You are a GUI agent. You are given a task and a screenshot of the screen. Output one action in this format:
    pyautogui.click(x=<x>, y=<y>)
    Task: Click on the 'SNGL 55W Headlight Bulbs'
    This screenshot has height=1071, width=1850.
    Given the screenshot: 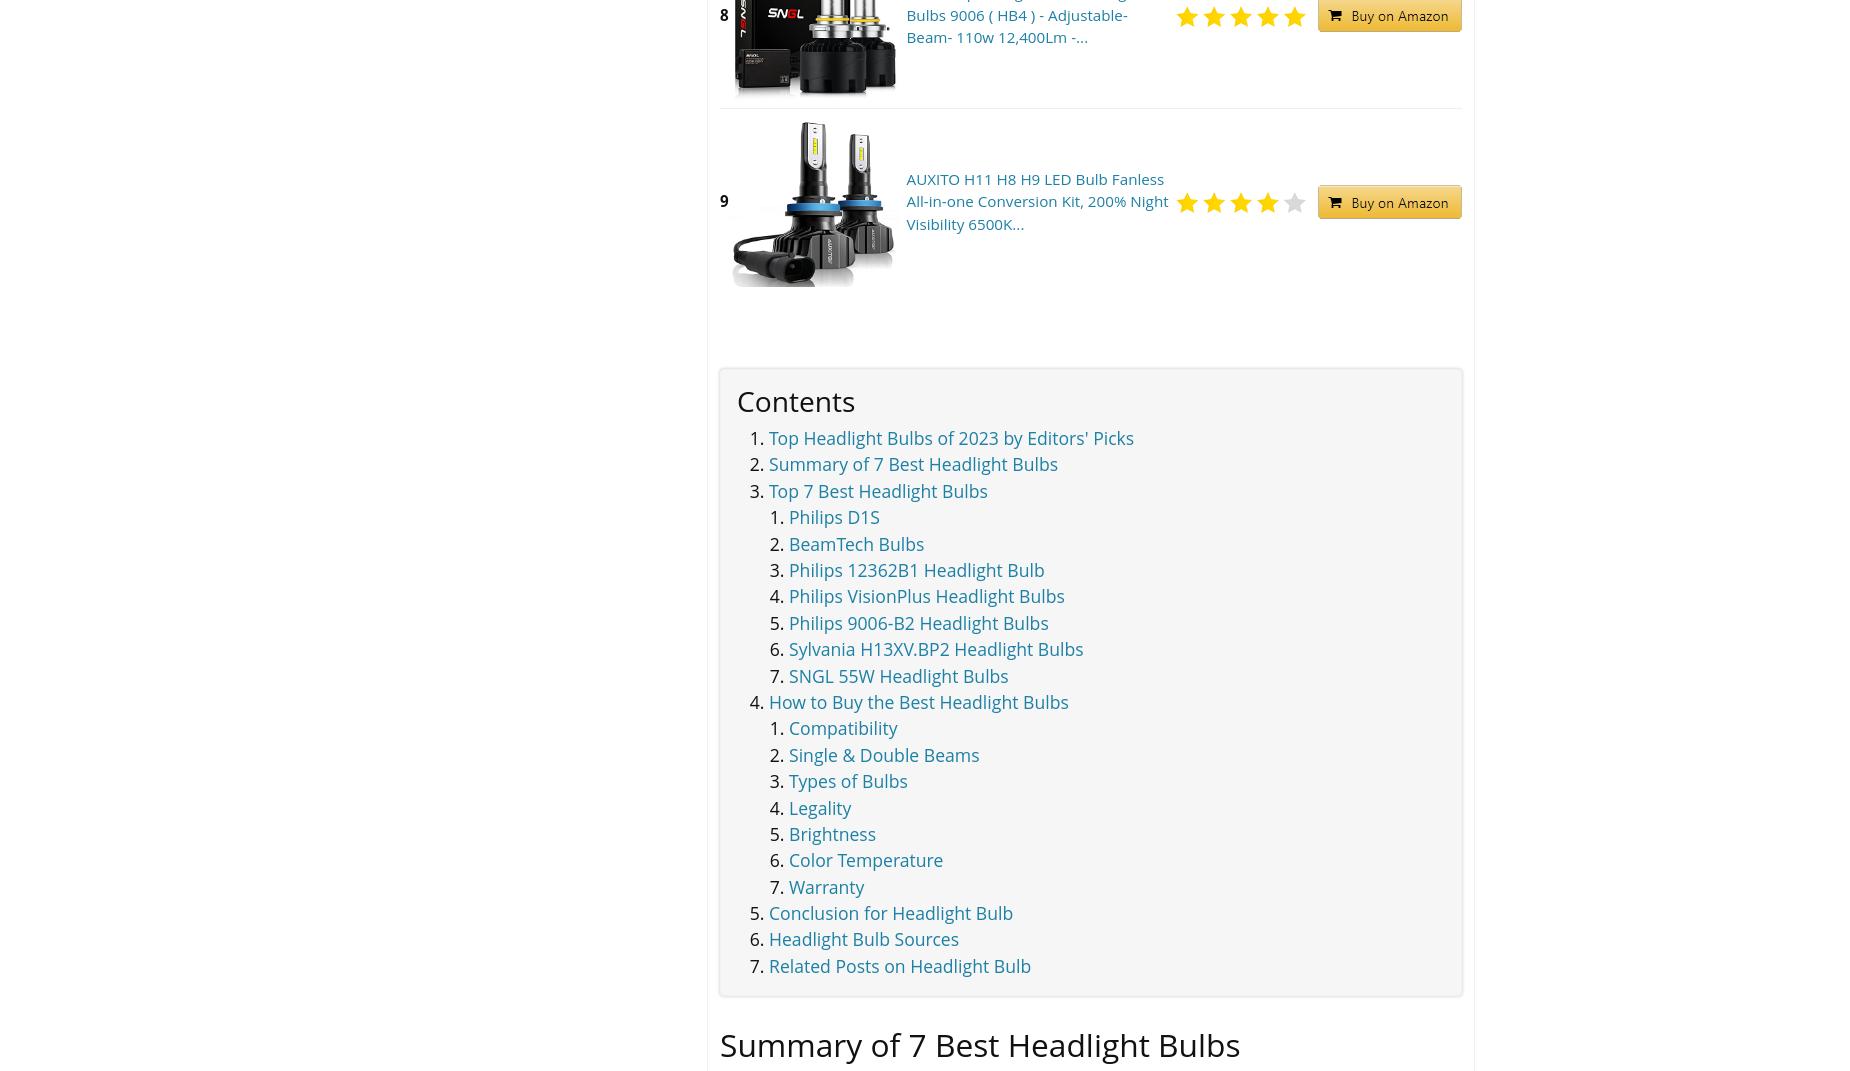 What is the action you would take?
    pyautogui.click(x=898, y=674)
    